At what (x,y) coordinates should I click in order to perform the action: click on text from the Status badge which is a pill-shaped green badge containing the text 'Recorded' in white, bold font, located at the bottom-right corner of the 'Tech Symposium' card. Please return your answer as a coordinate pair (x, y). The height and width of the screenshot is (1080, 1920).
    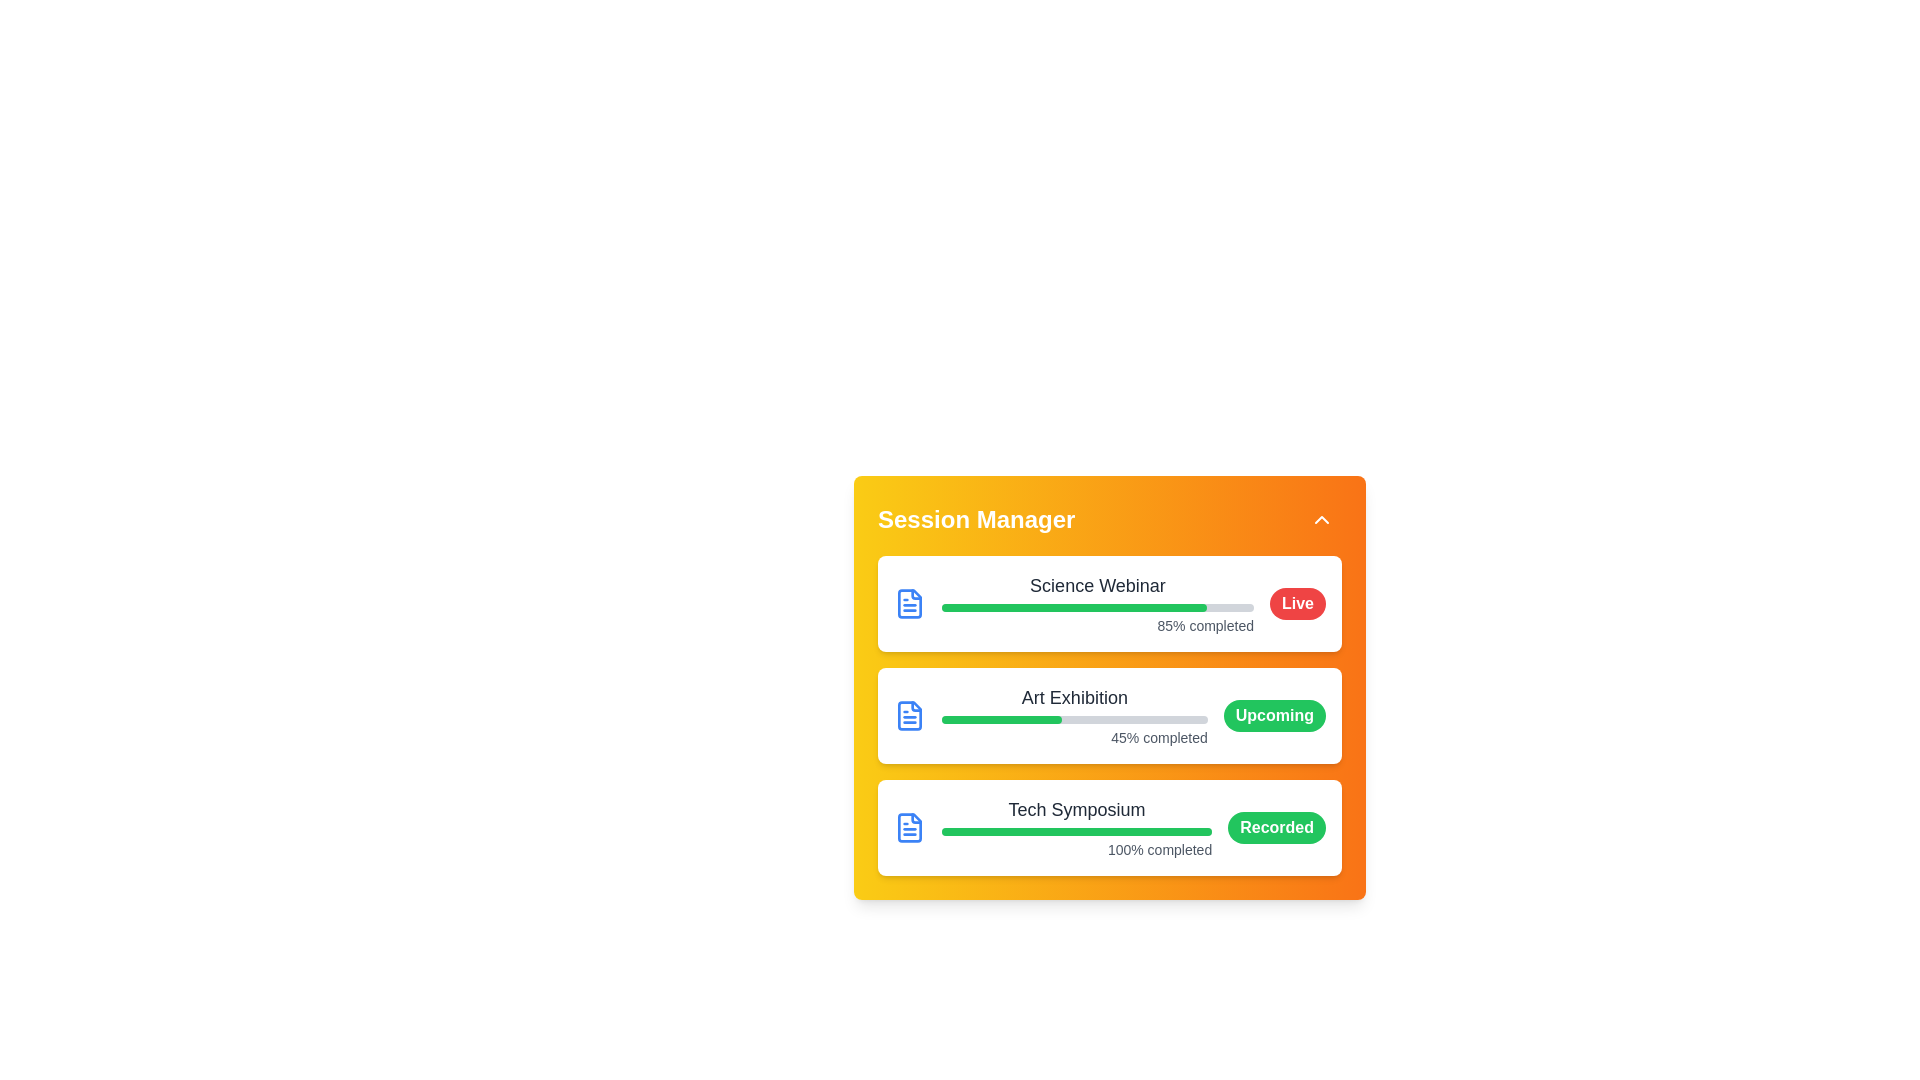
    Looking at the image, I should click on (1276, 828).